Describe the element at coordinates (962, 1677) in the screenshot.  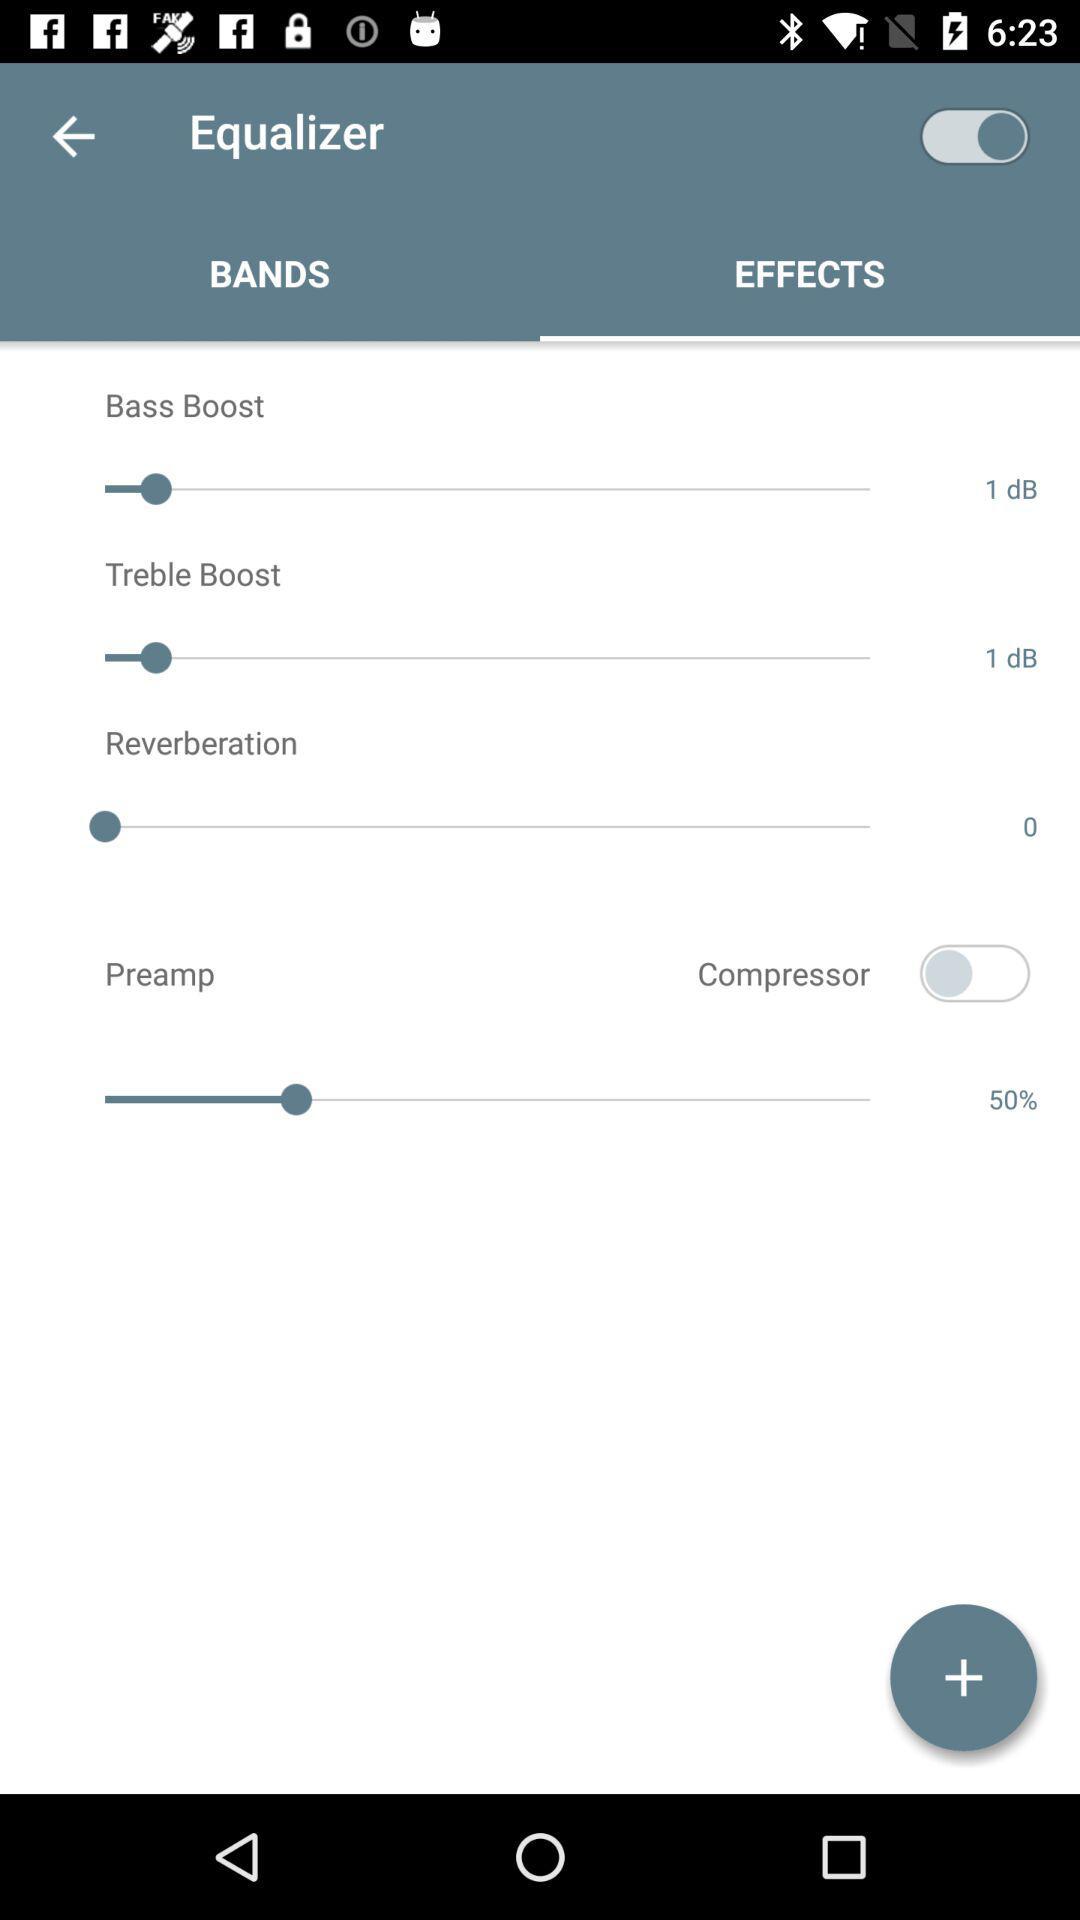
I see `the add icon` at that location.